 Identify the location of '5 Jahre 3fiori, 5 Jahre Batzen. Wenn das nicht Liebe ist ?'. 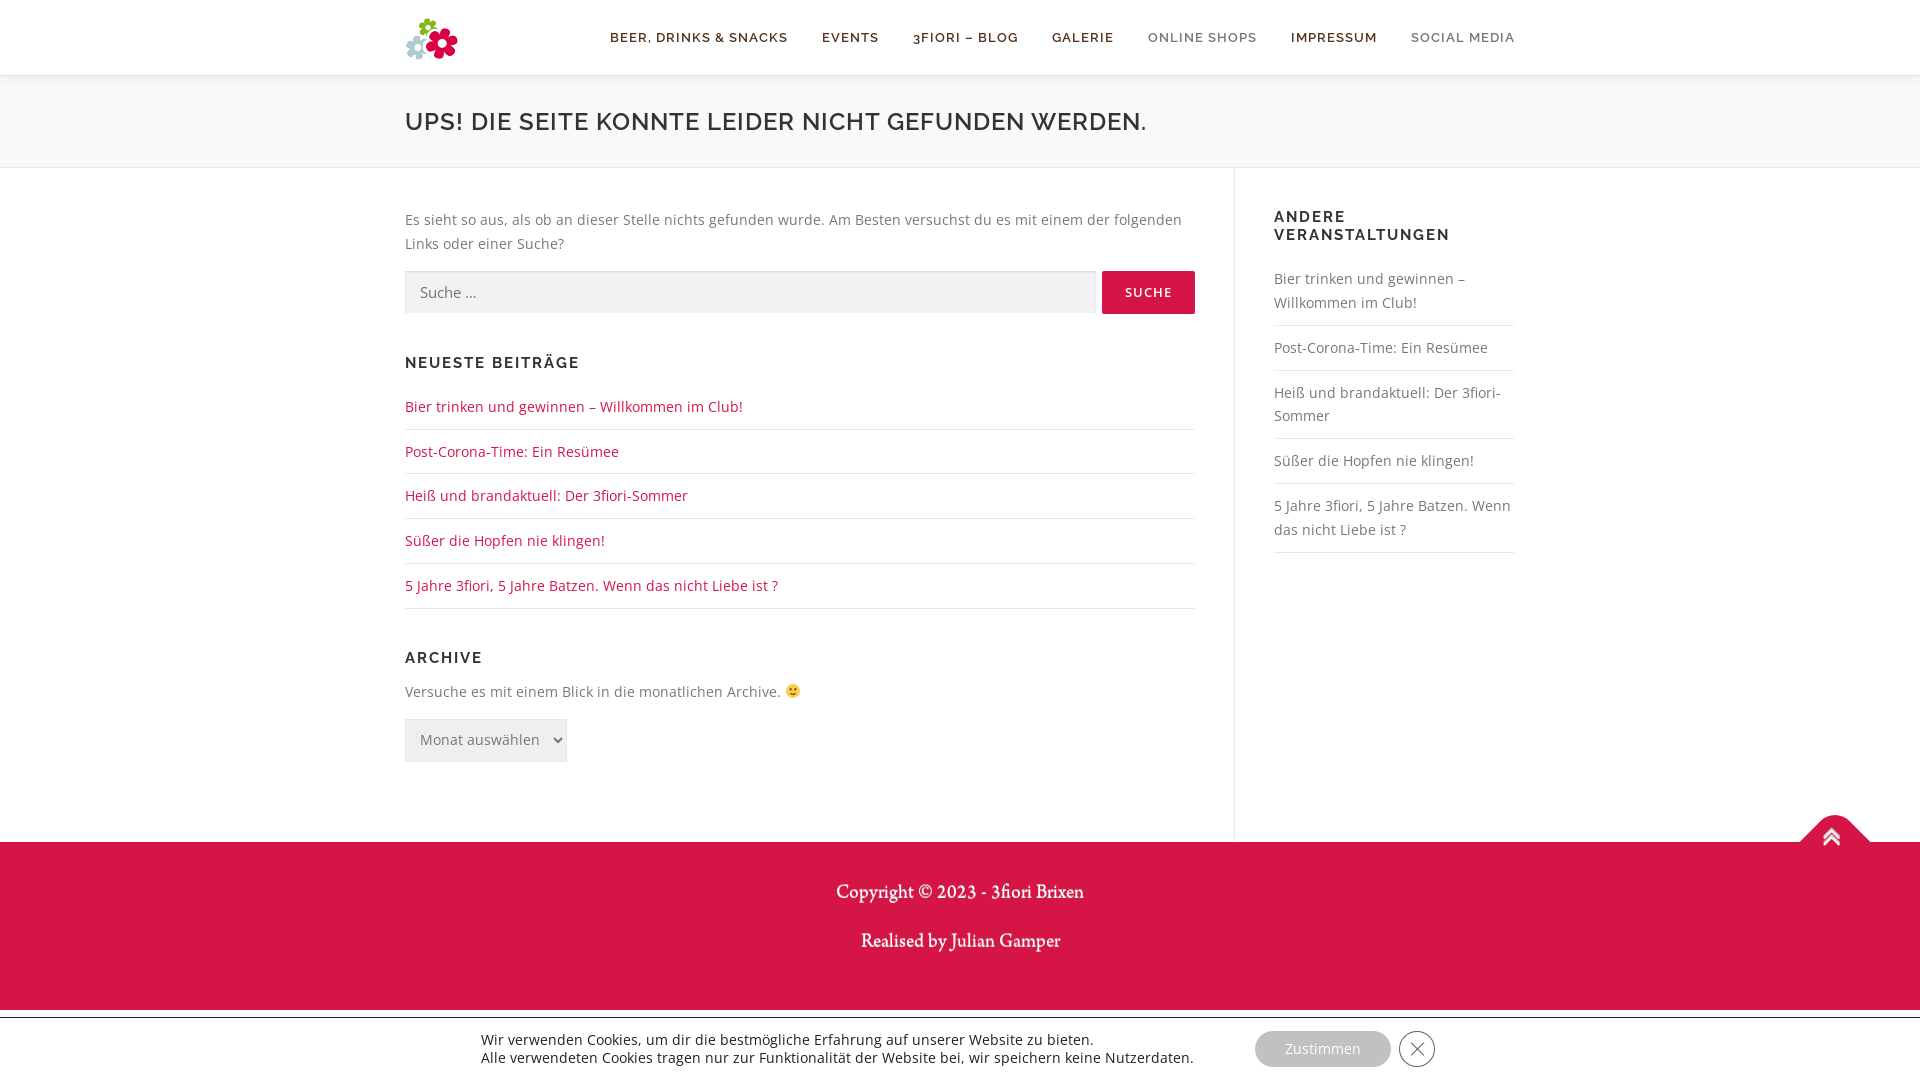
(1391, 516).